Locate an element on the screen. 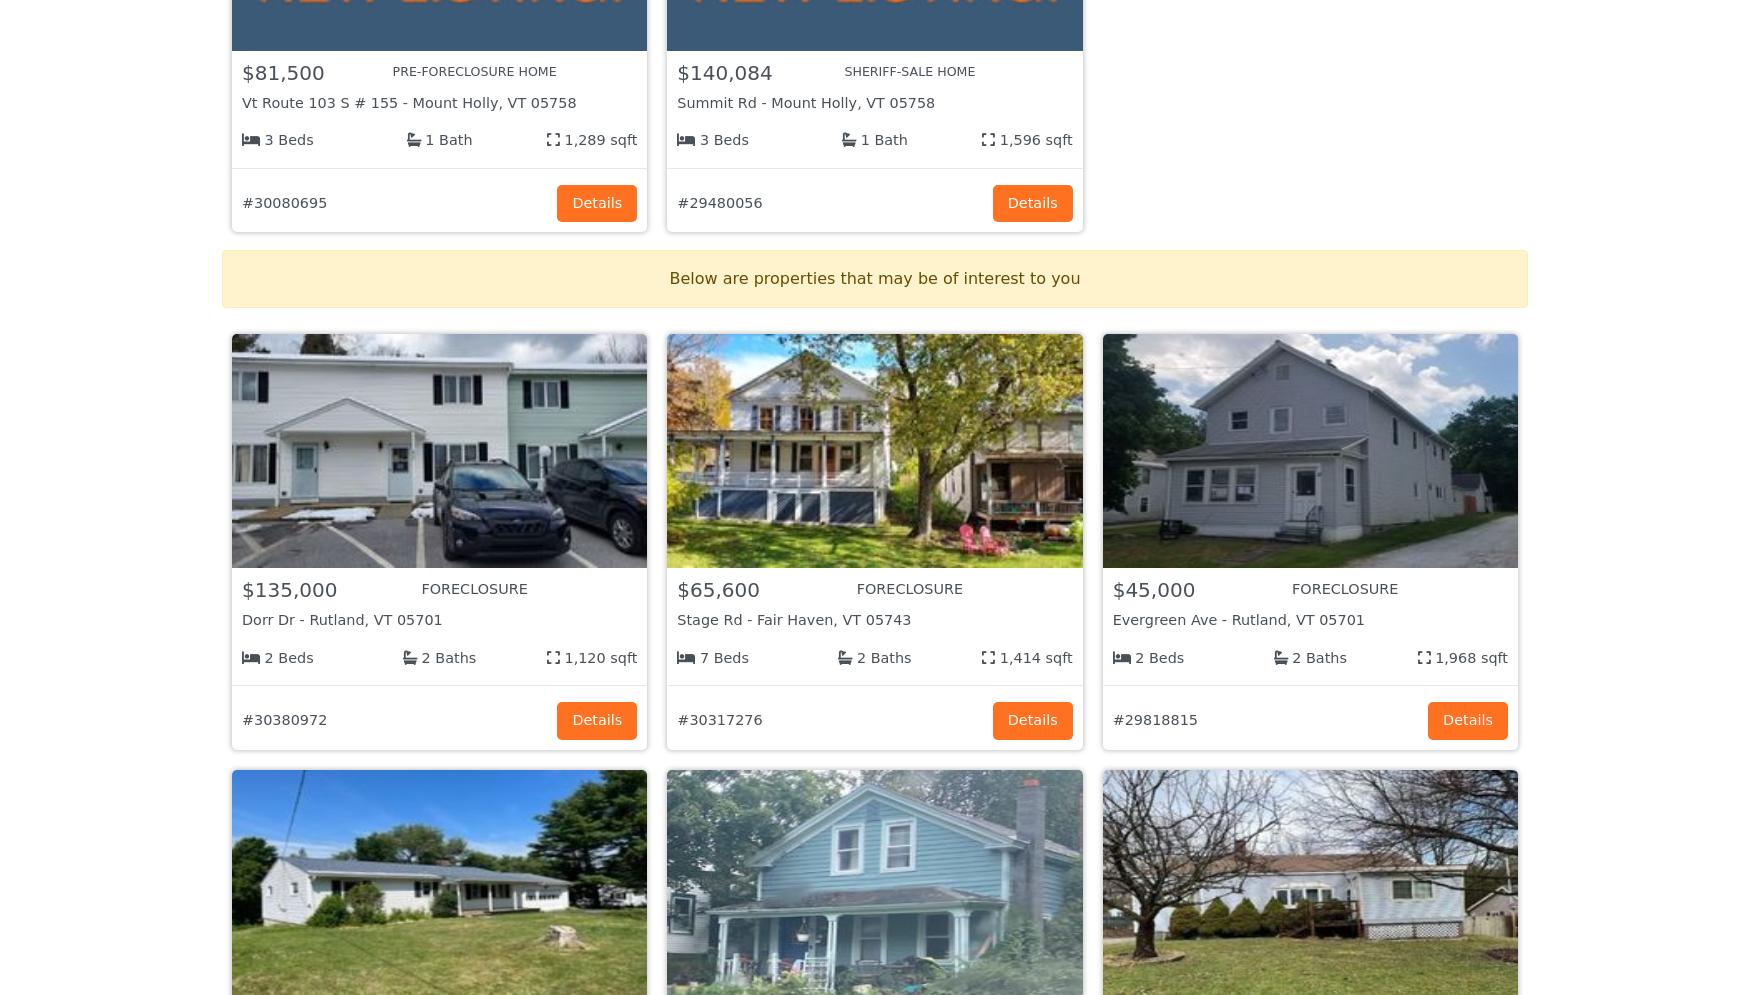 This screenshot has width=1750, height=995. 'Press Release' is located at coordinates (734, 806).